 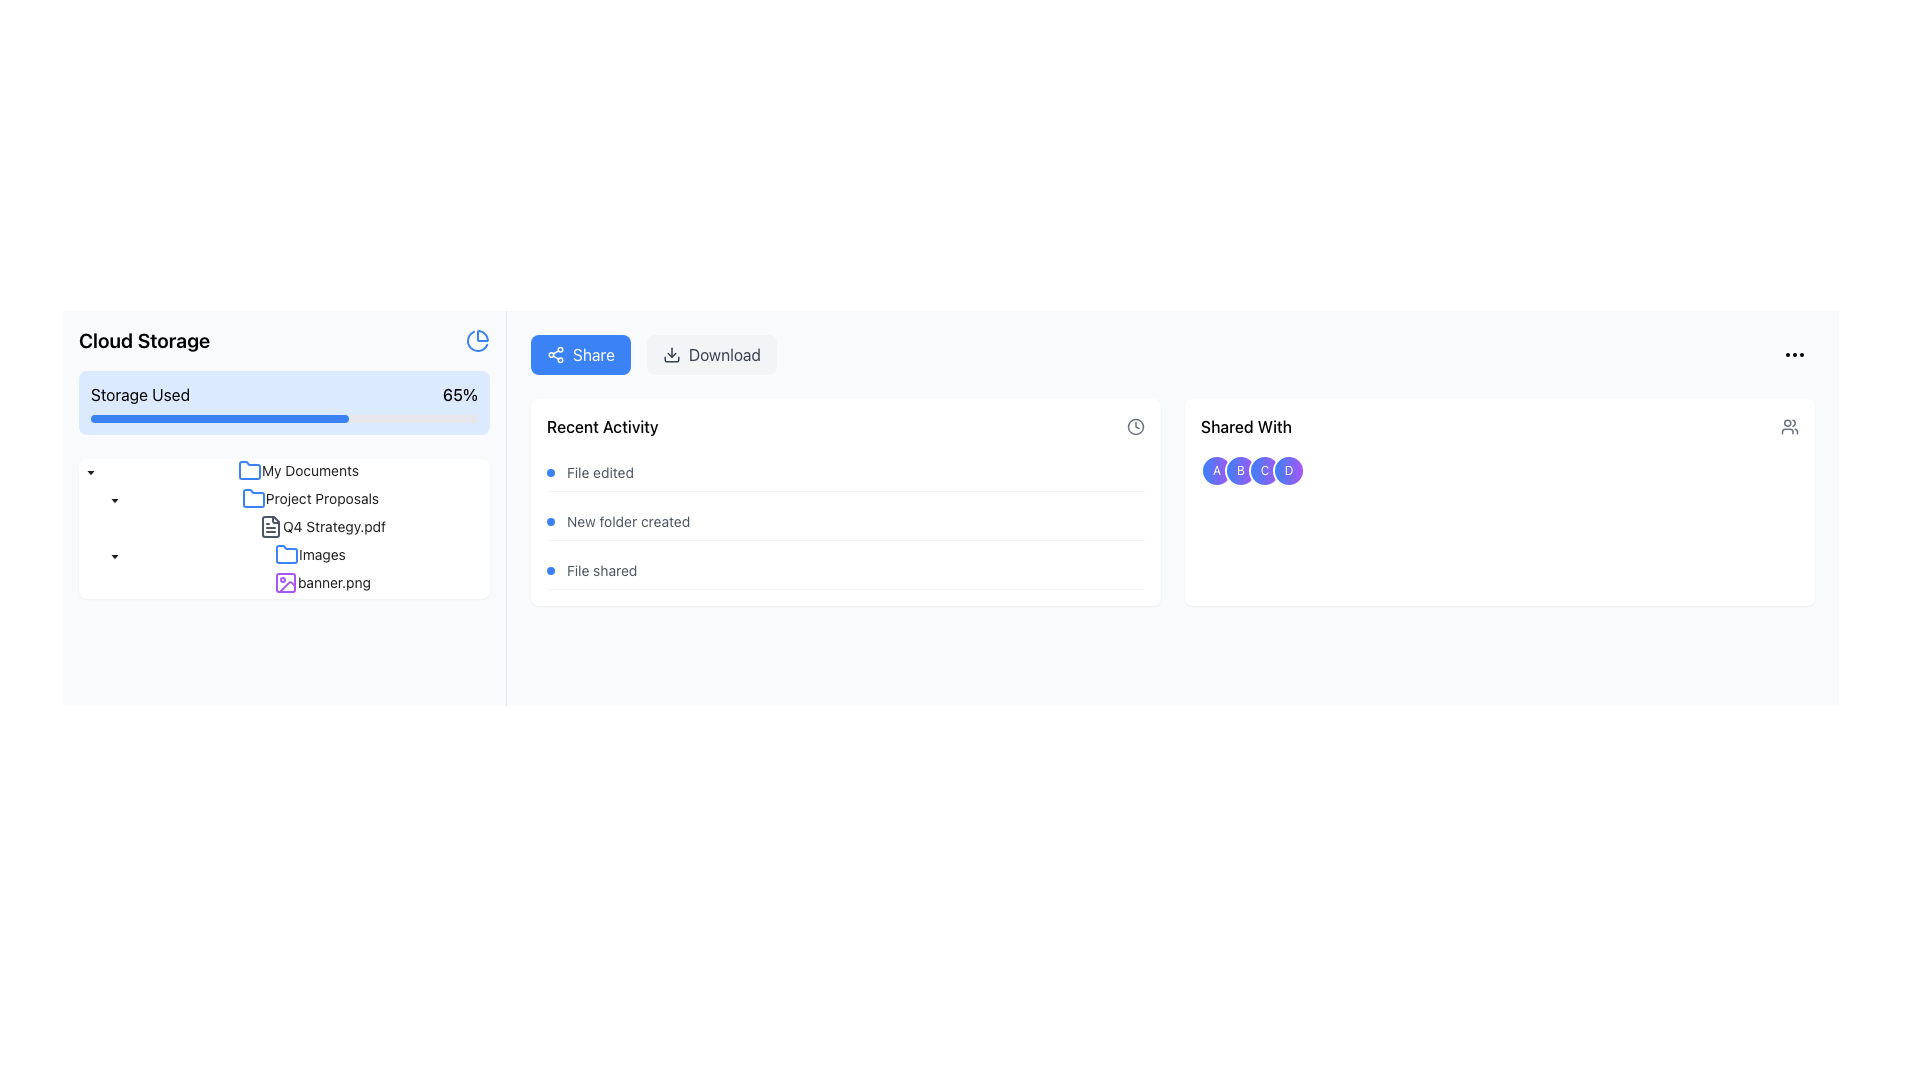 I want to click on the folder icon representing the 'Images' folder in the file hierarchy, so click(x=283, y=555).